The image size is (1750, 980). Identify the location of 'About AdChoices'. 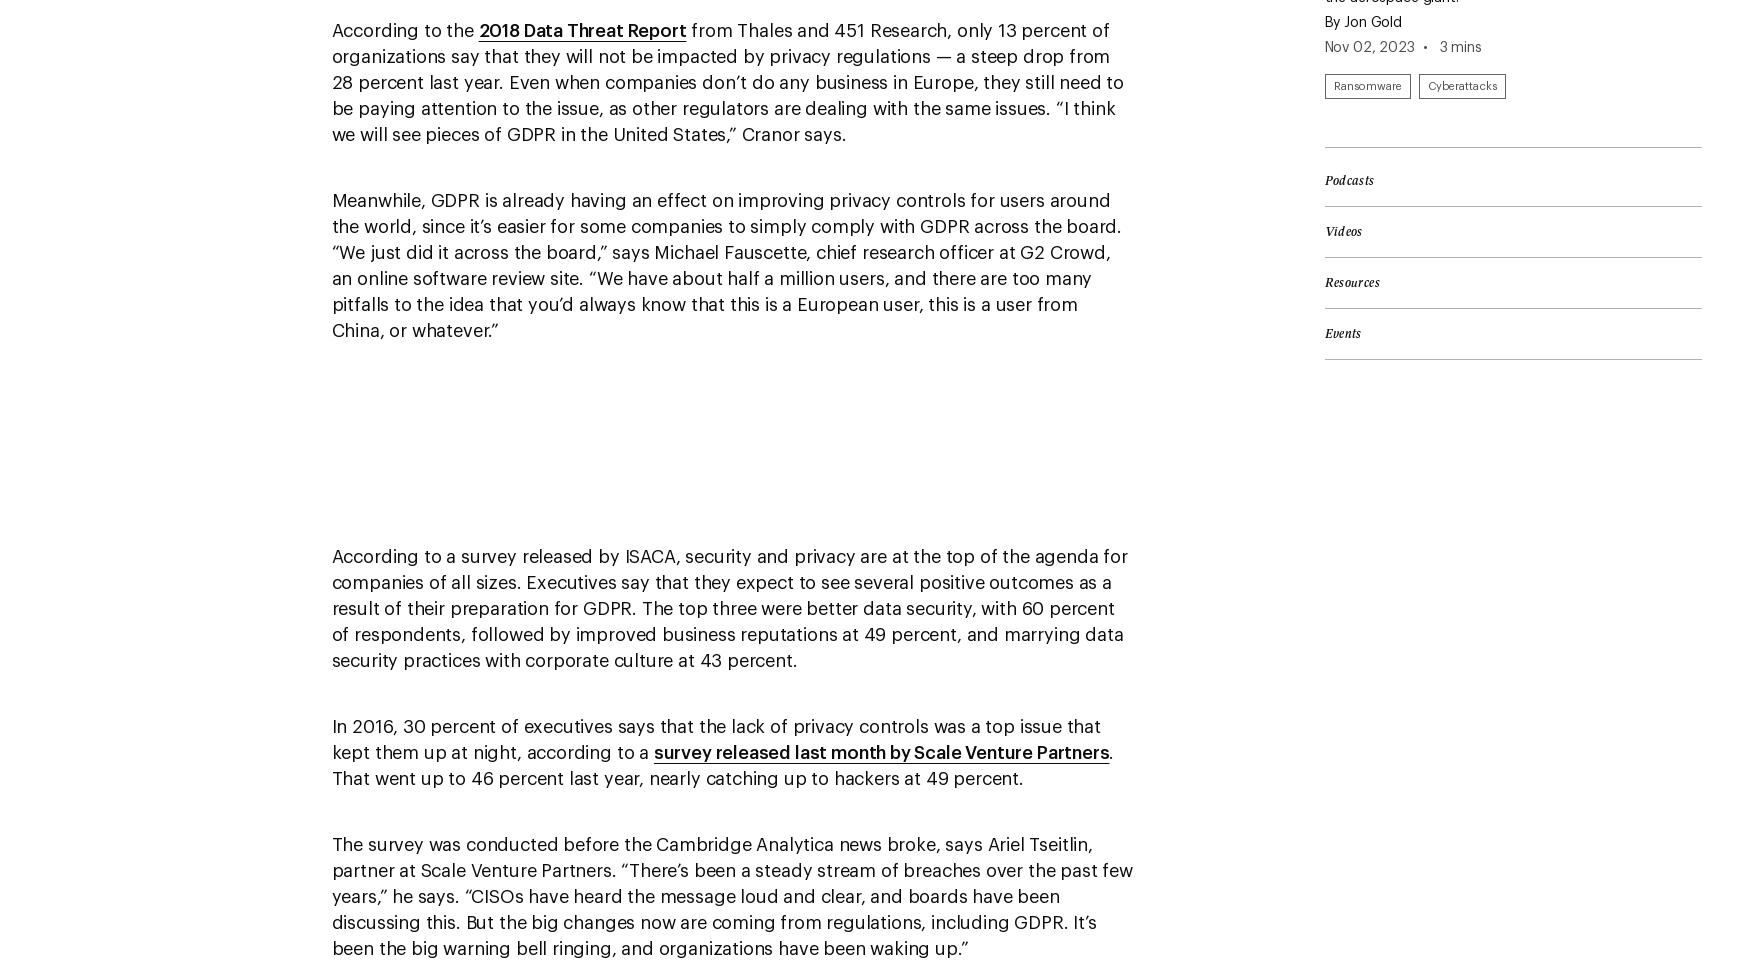
(473, 49).